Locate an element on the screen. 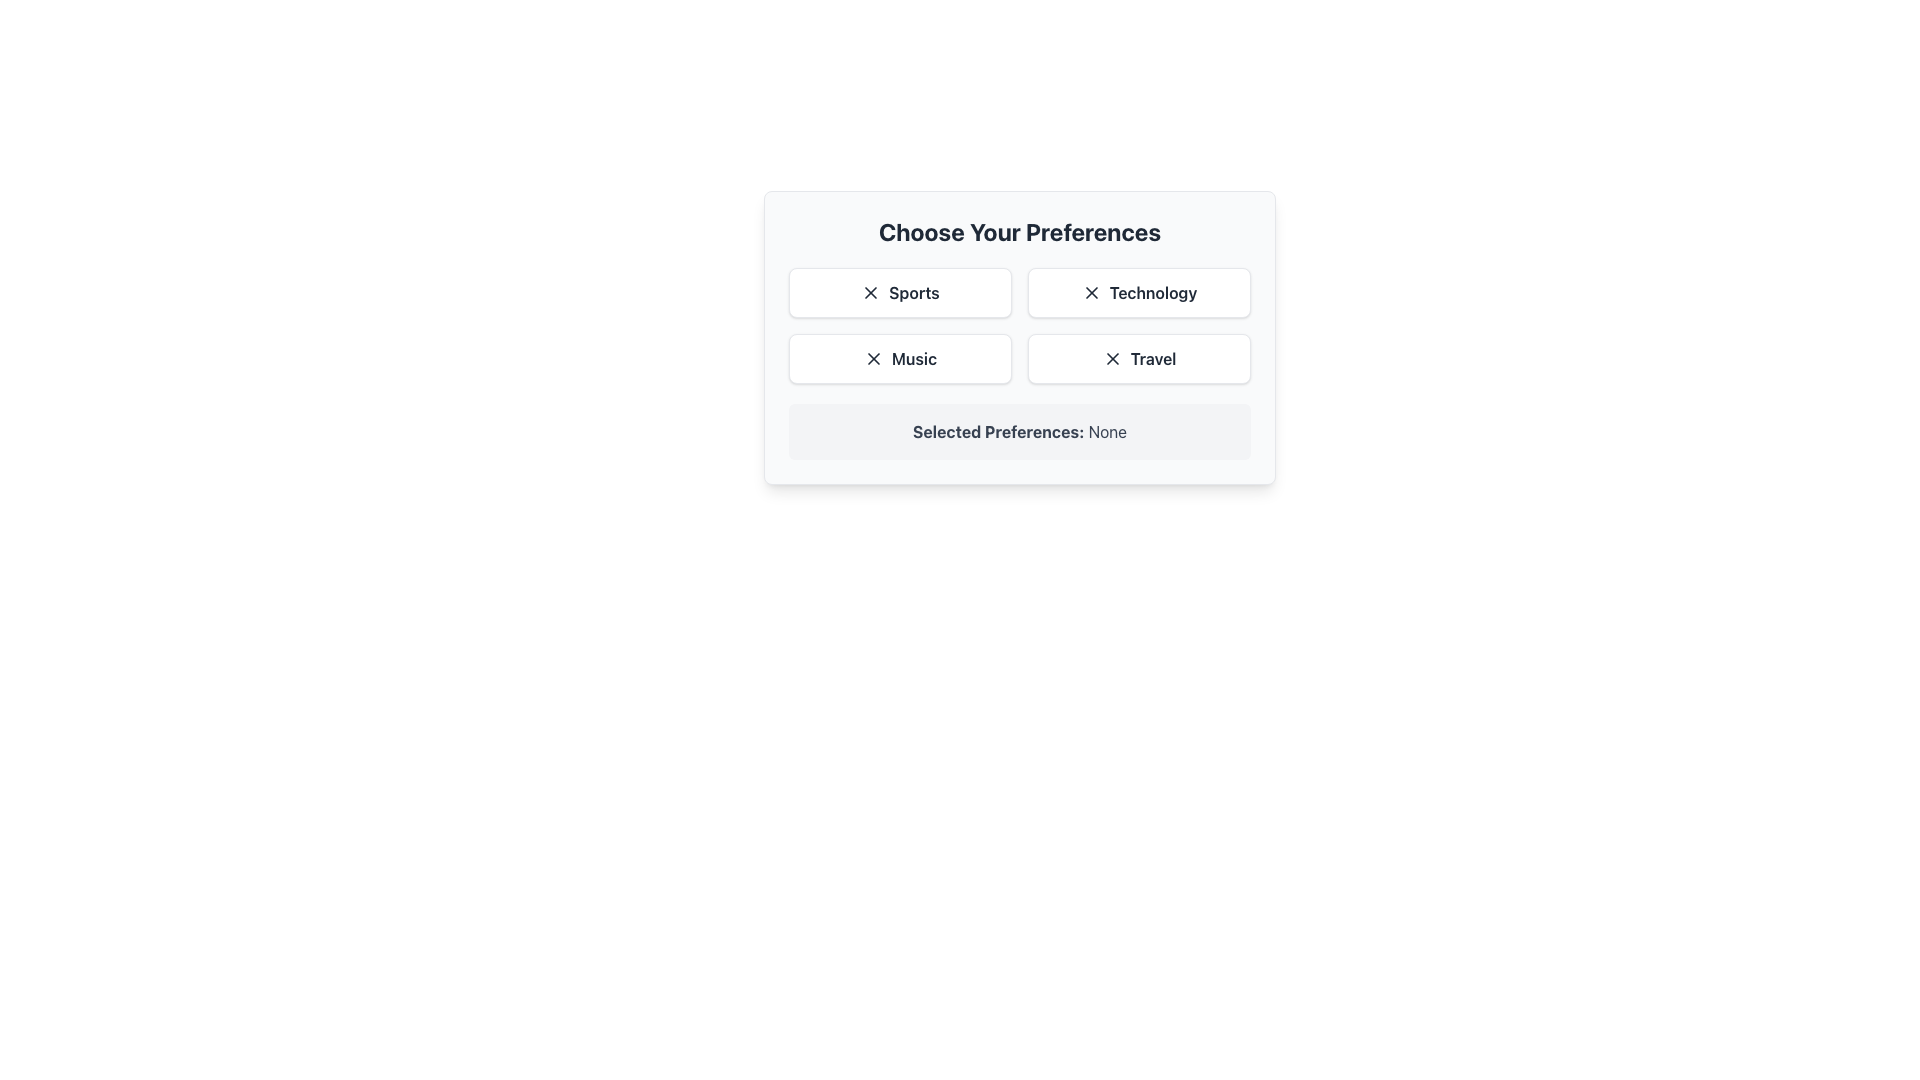 Image resolution: width=1920 pixels, height=1080 pixels. the white 'X' icon located at the top-left corner of the 'Sports' button in the 'Choose Your Preferences' section to clear the selection is located at coordinates (871, 293).